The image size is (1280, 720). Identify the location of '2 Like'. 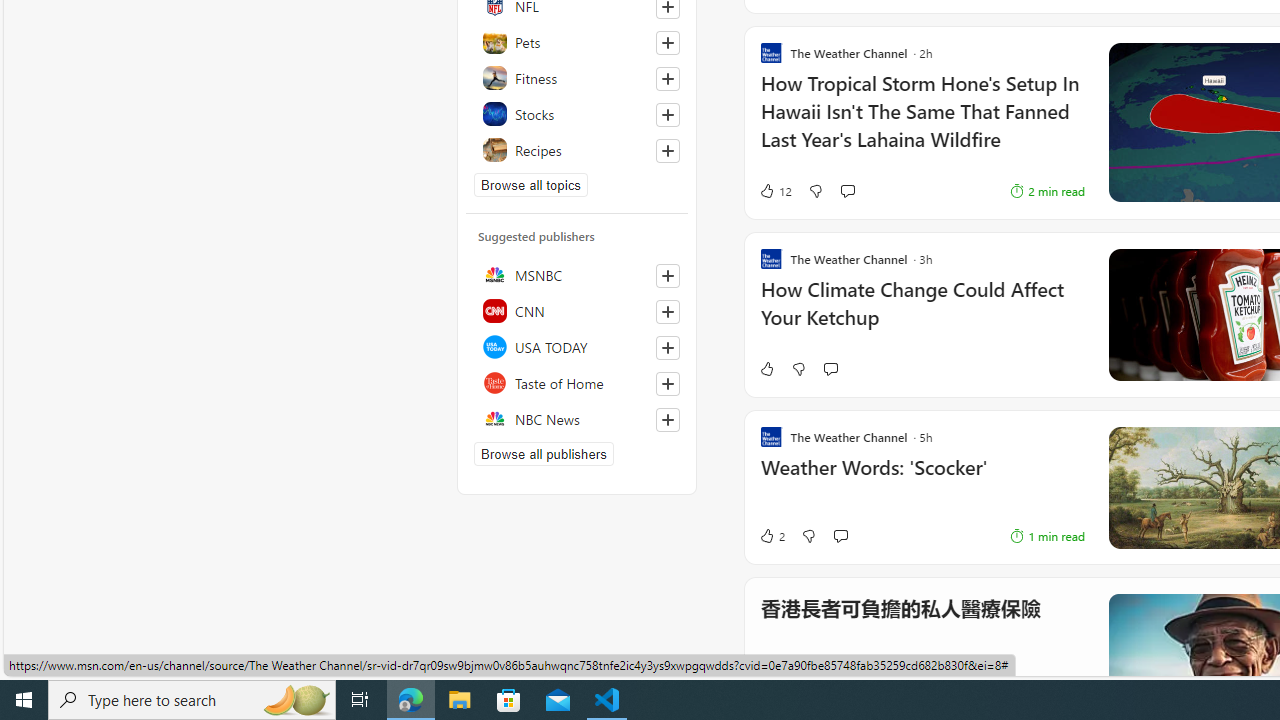
(770, 535).